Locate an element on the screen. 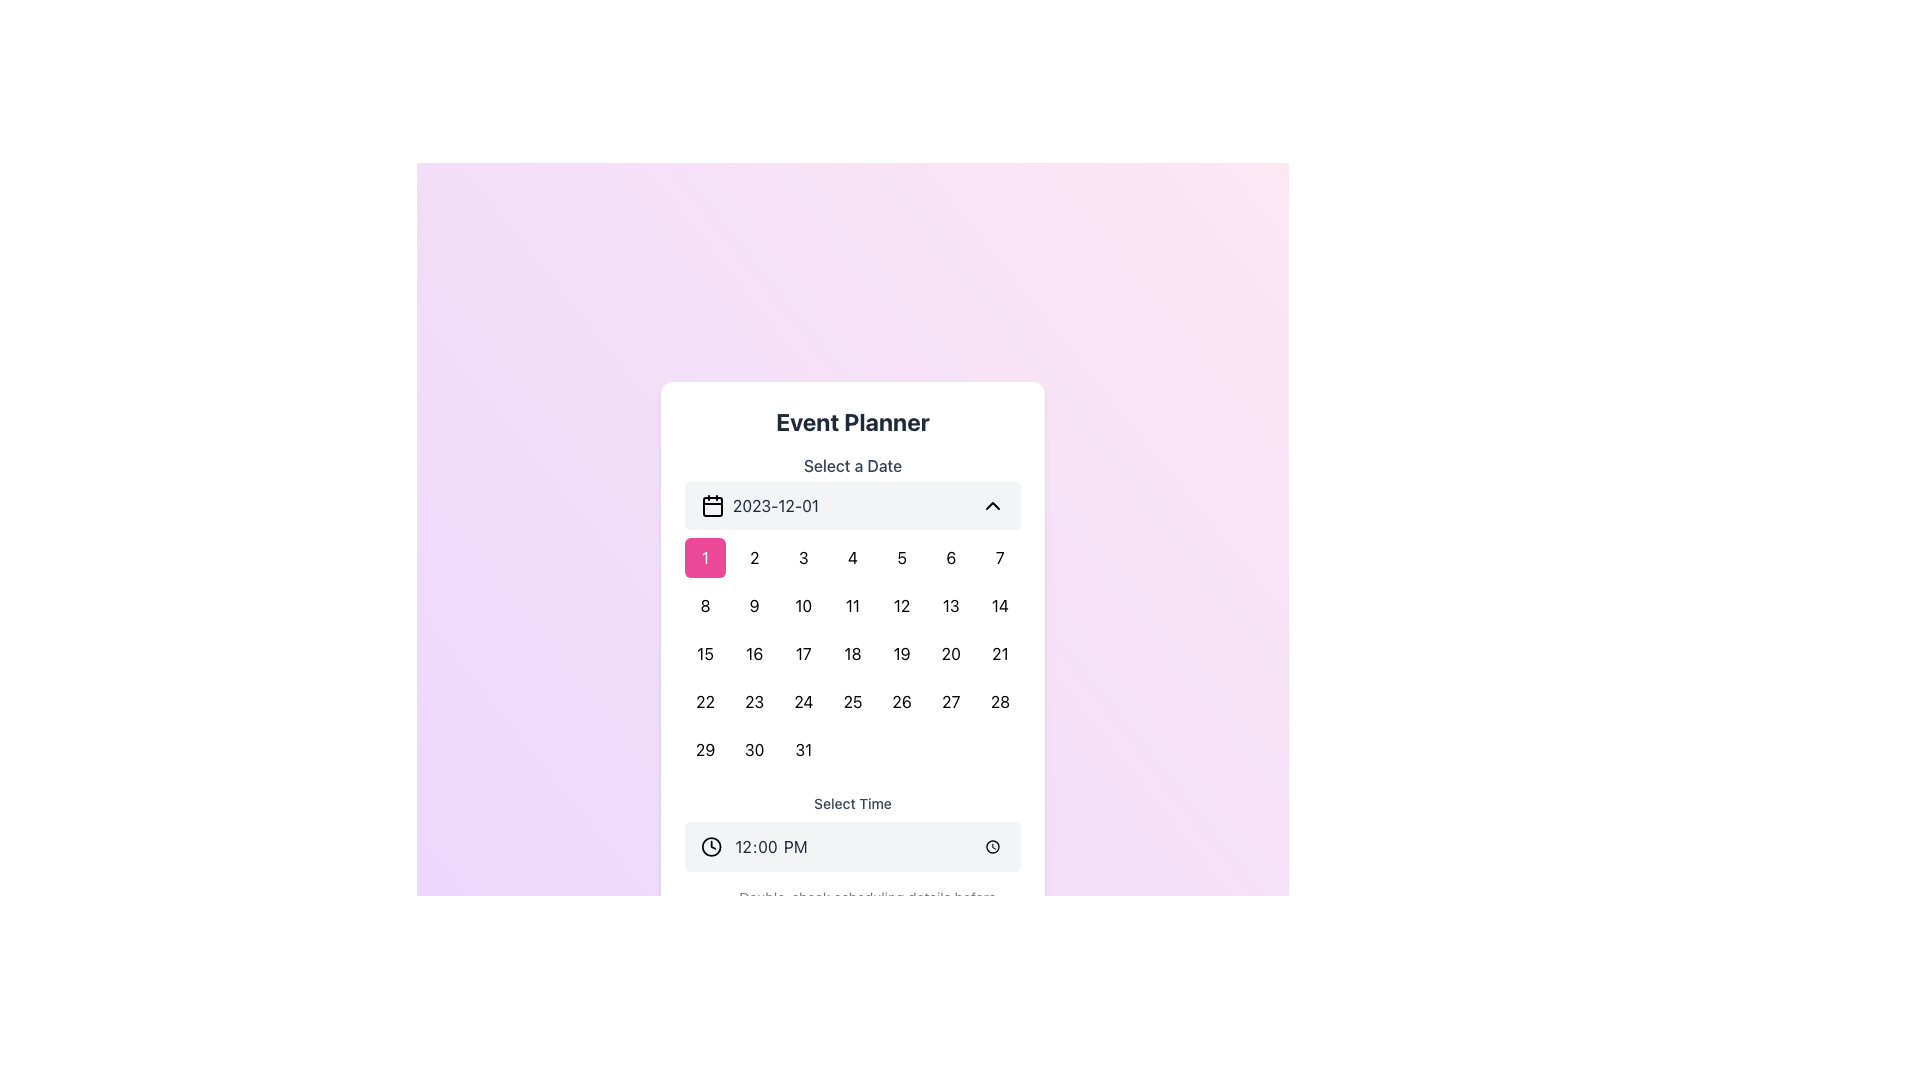 The width and height of the screenshot is (1920, 1080). the button representing the 15th day in the calendar widget is located at coordinates (705, 654).